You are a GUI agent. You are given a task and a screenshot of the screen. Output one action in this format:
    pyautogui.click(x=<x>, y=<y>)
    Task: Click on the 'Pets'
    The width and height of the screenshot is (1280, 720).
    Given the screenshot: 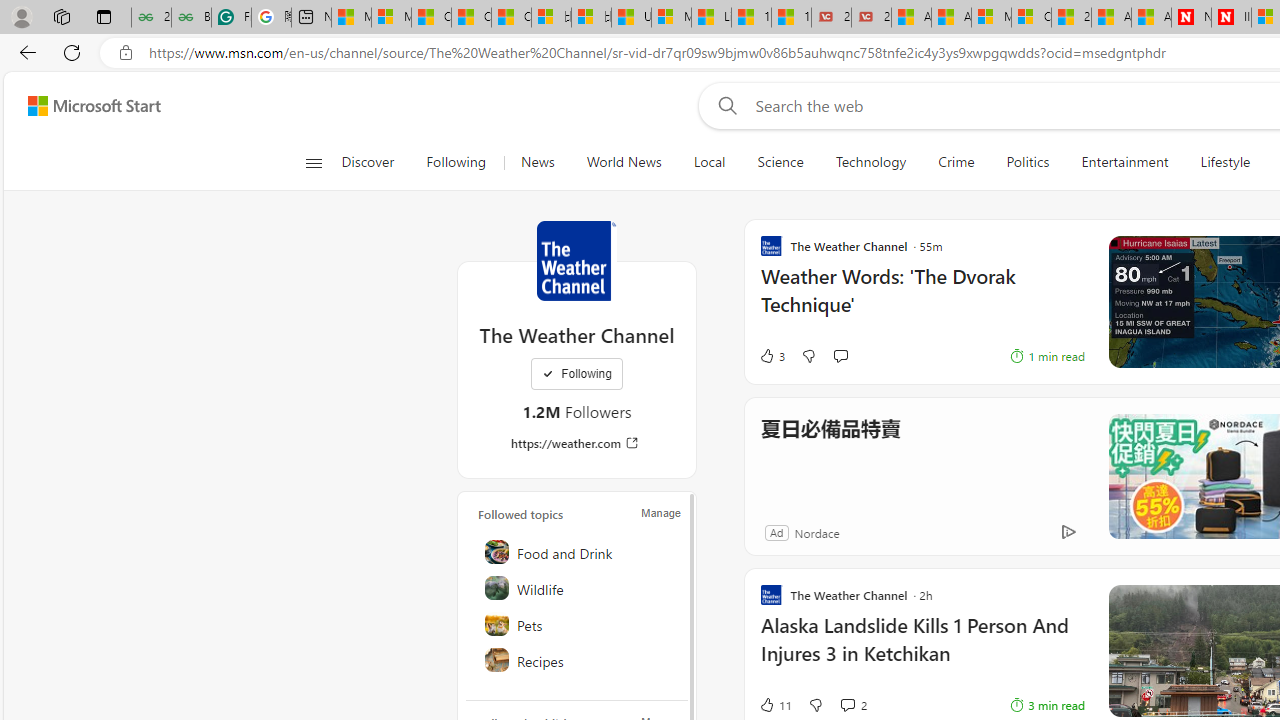 What is the action you would take?
    pyautogui.click(x=577, y=622)
    